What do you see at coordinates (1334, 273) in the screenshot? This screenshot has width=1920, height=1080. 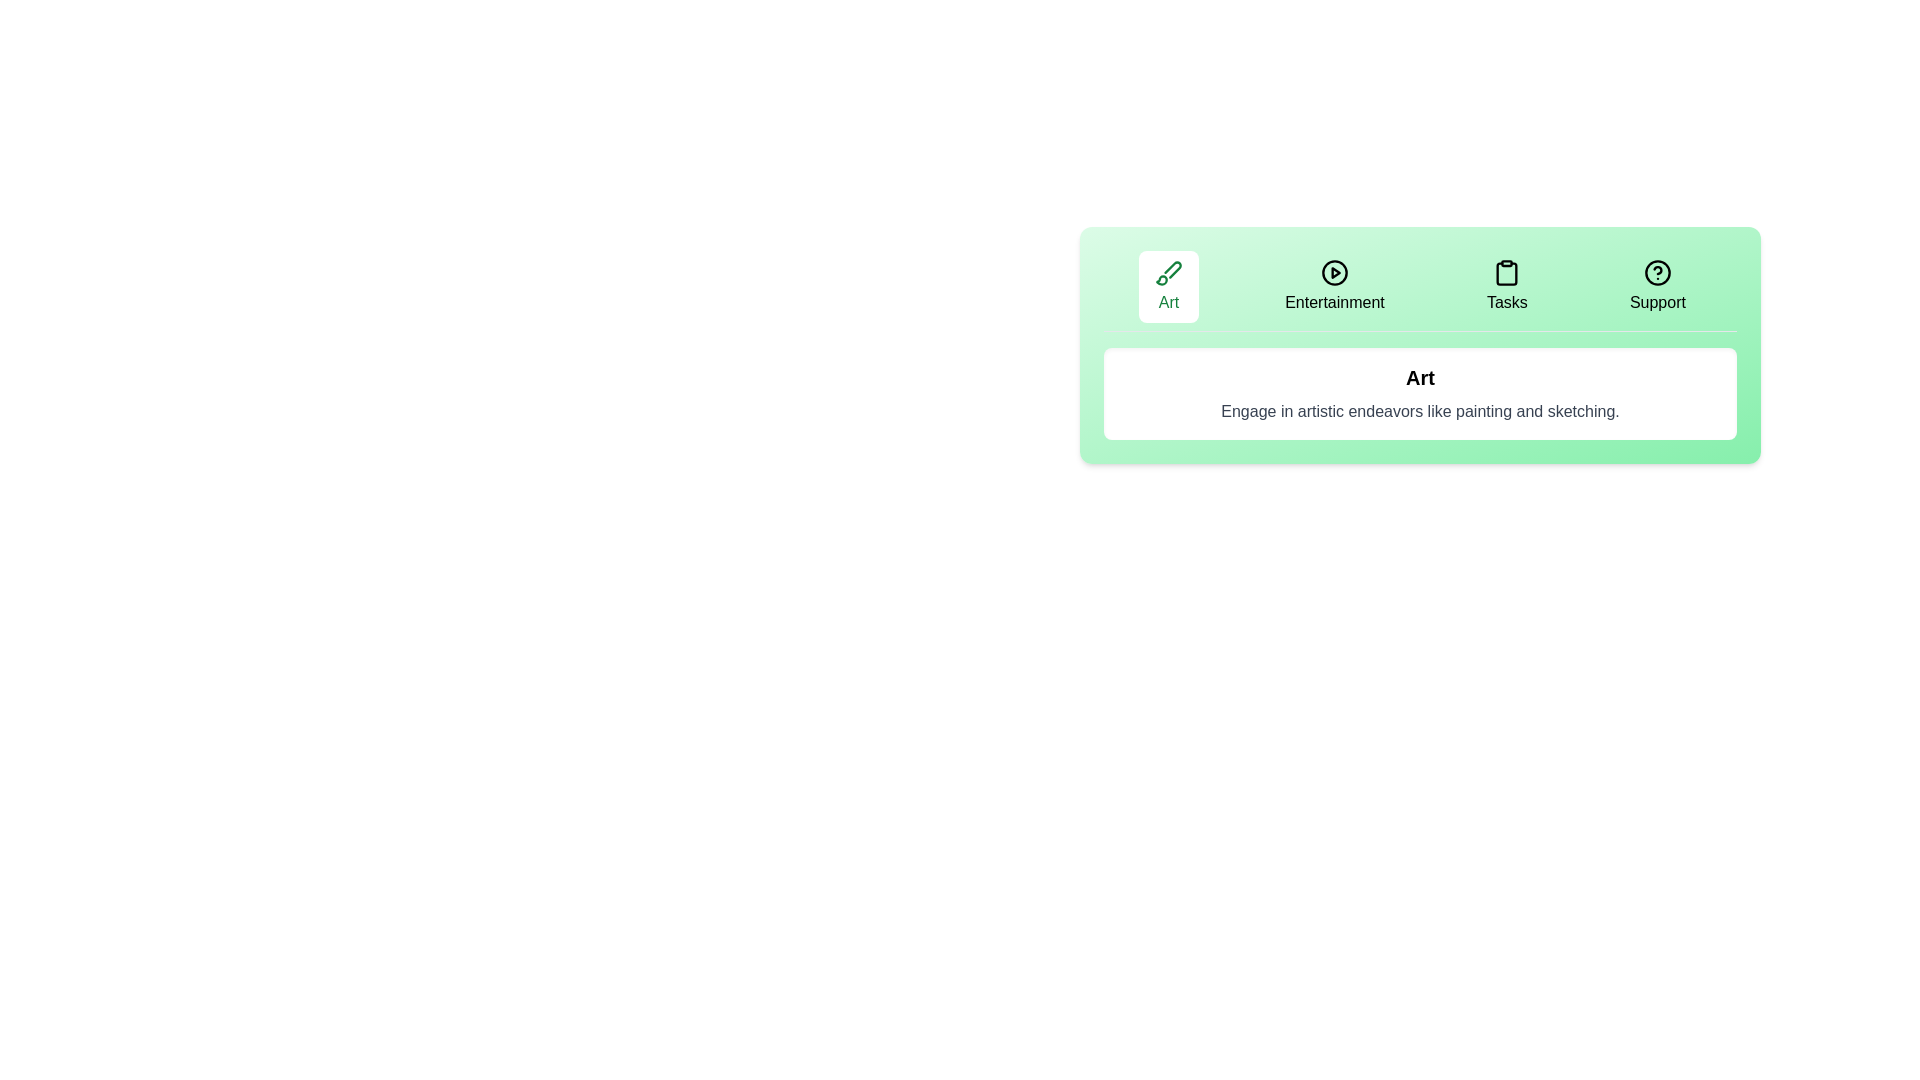 I see `the circular graphical component with a visible outline located in the 'Entertainment' section, which is part of a row of options at the top of the interface` at bounding box center [1334, 273].